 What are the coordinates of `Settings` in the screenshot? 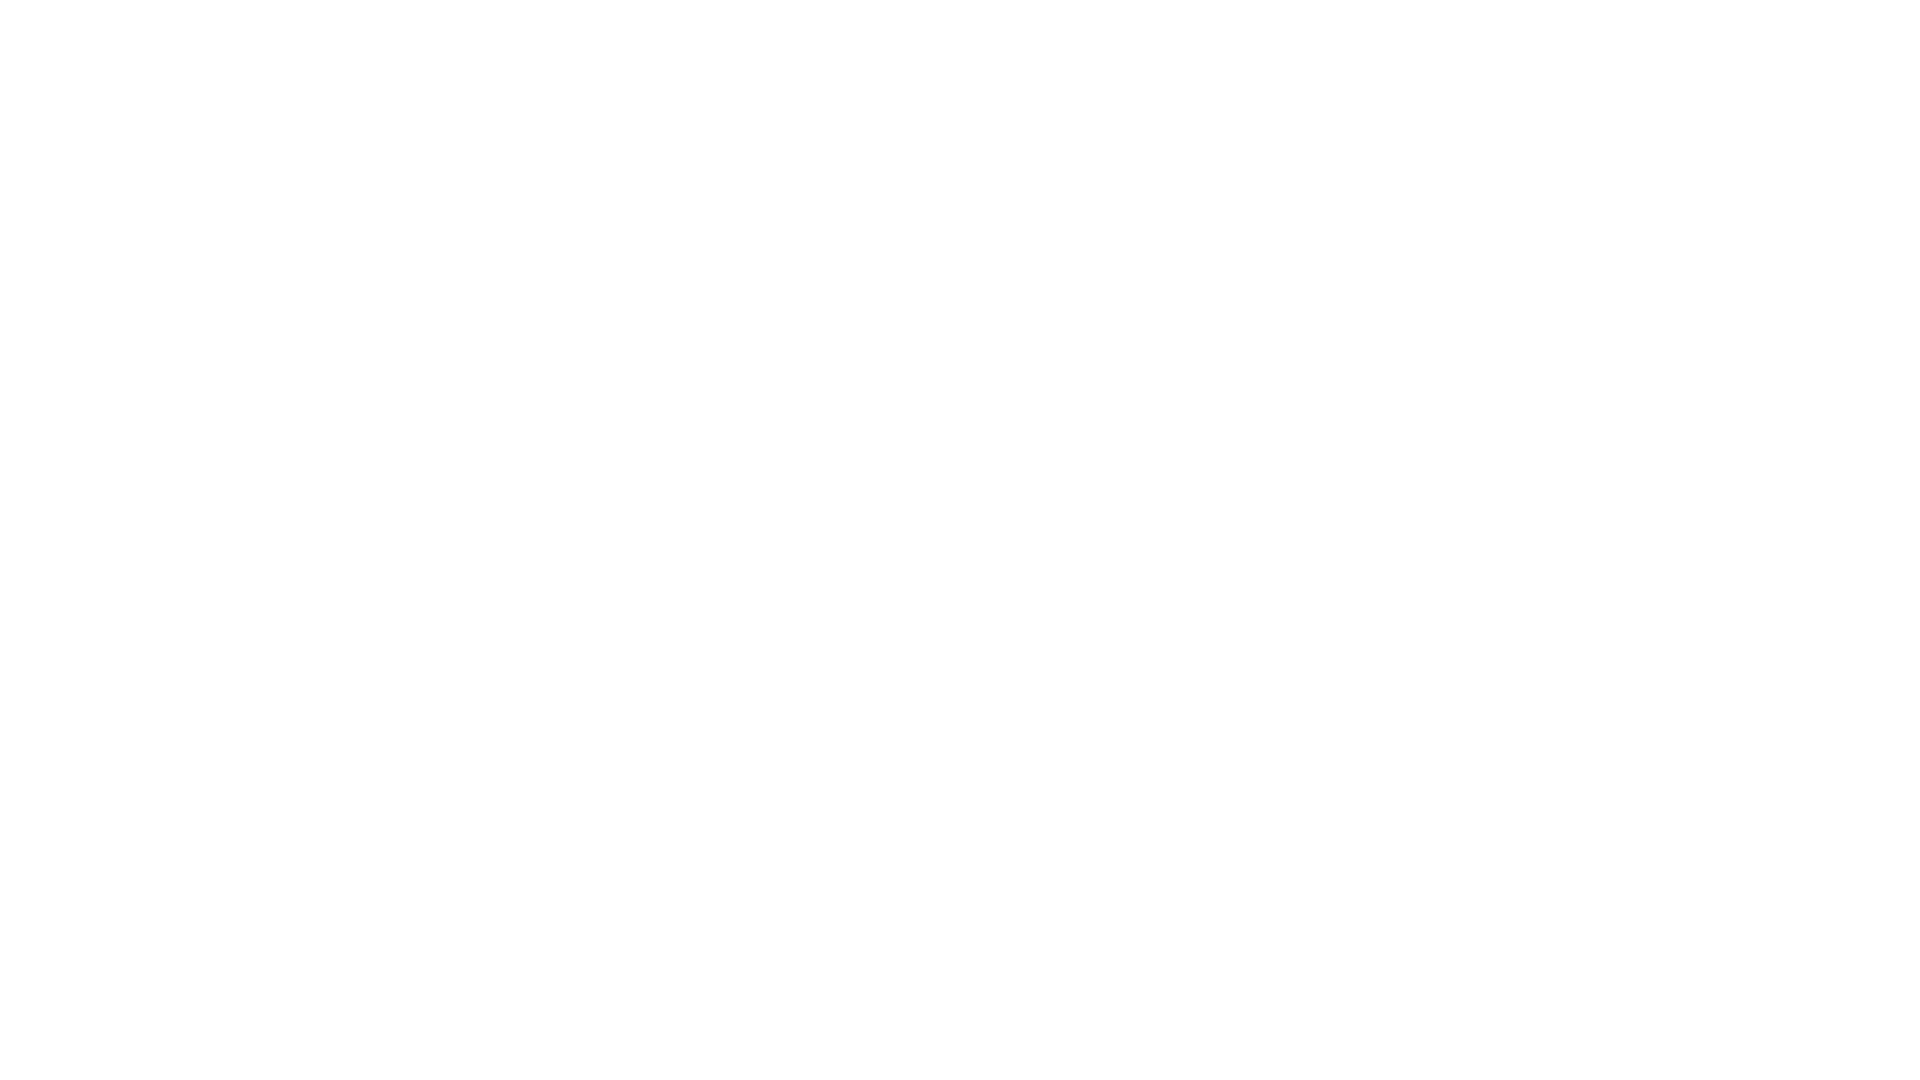 It's located at (1743, 1047).